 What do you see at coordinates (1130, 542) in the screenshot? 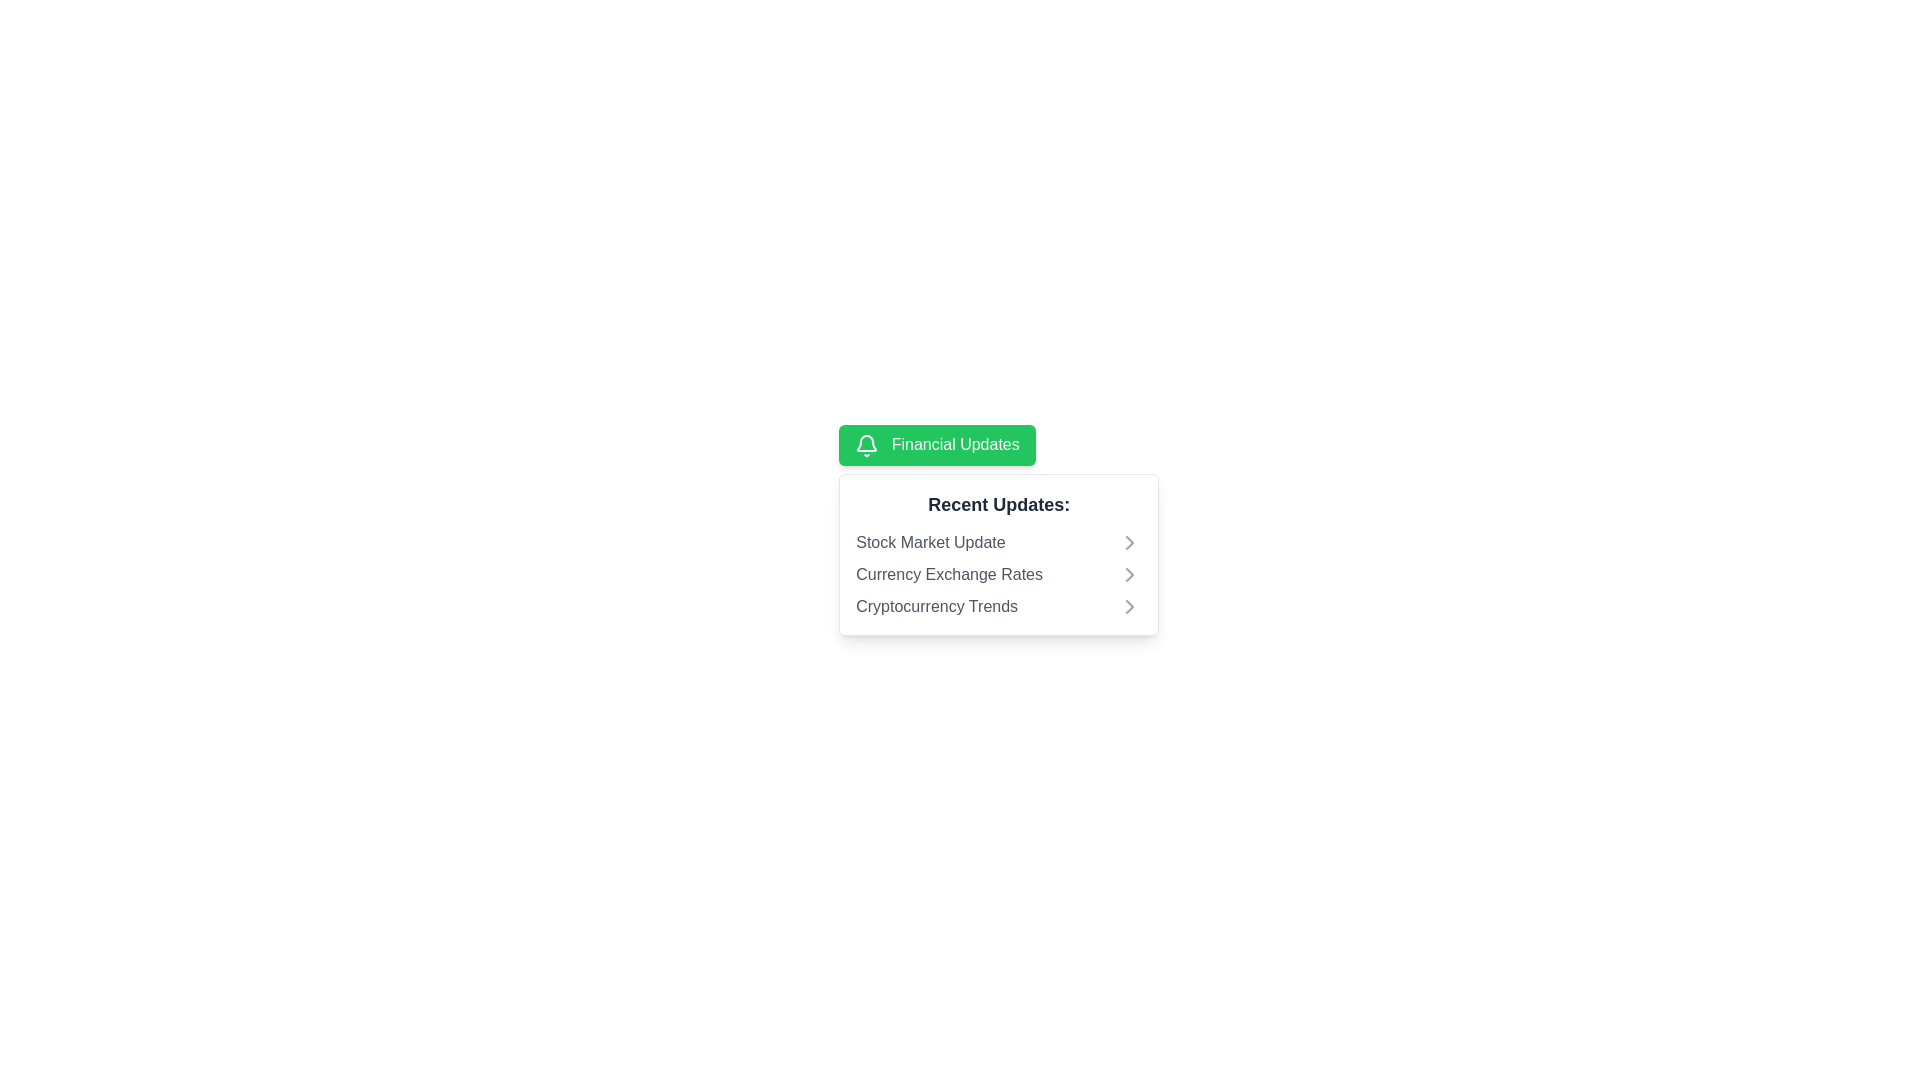
I see `the navigation icon located to the far right of the 'Stock Market Update' text` at bounding box center [1130, 542].